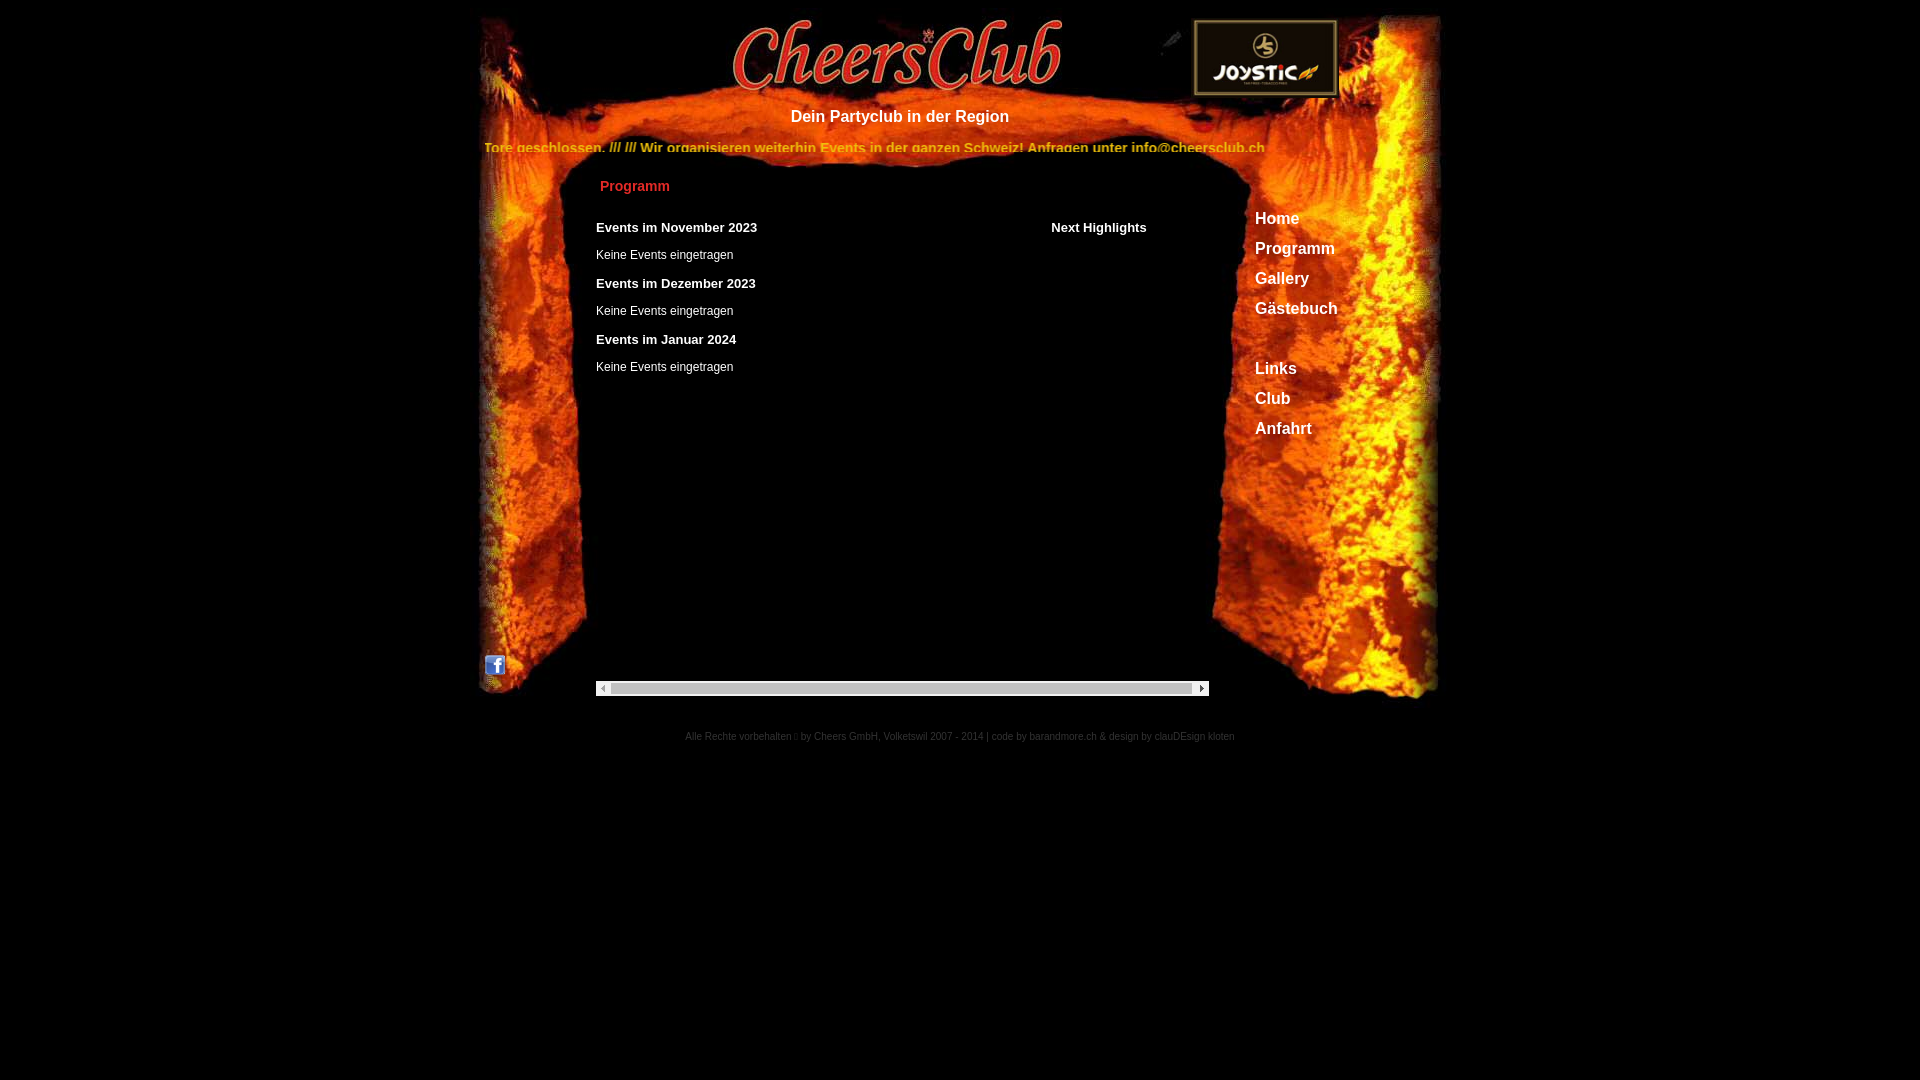 This screenshot has height=1080, width=1920. I want to click on 'Programm', so click(1253, 247).